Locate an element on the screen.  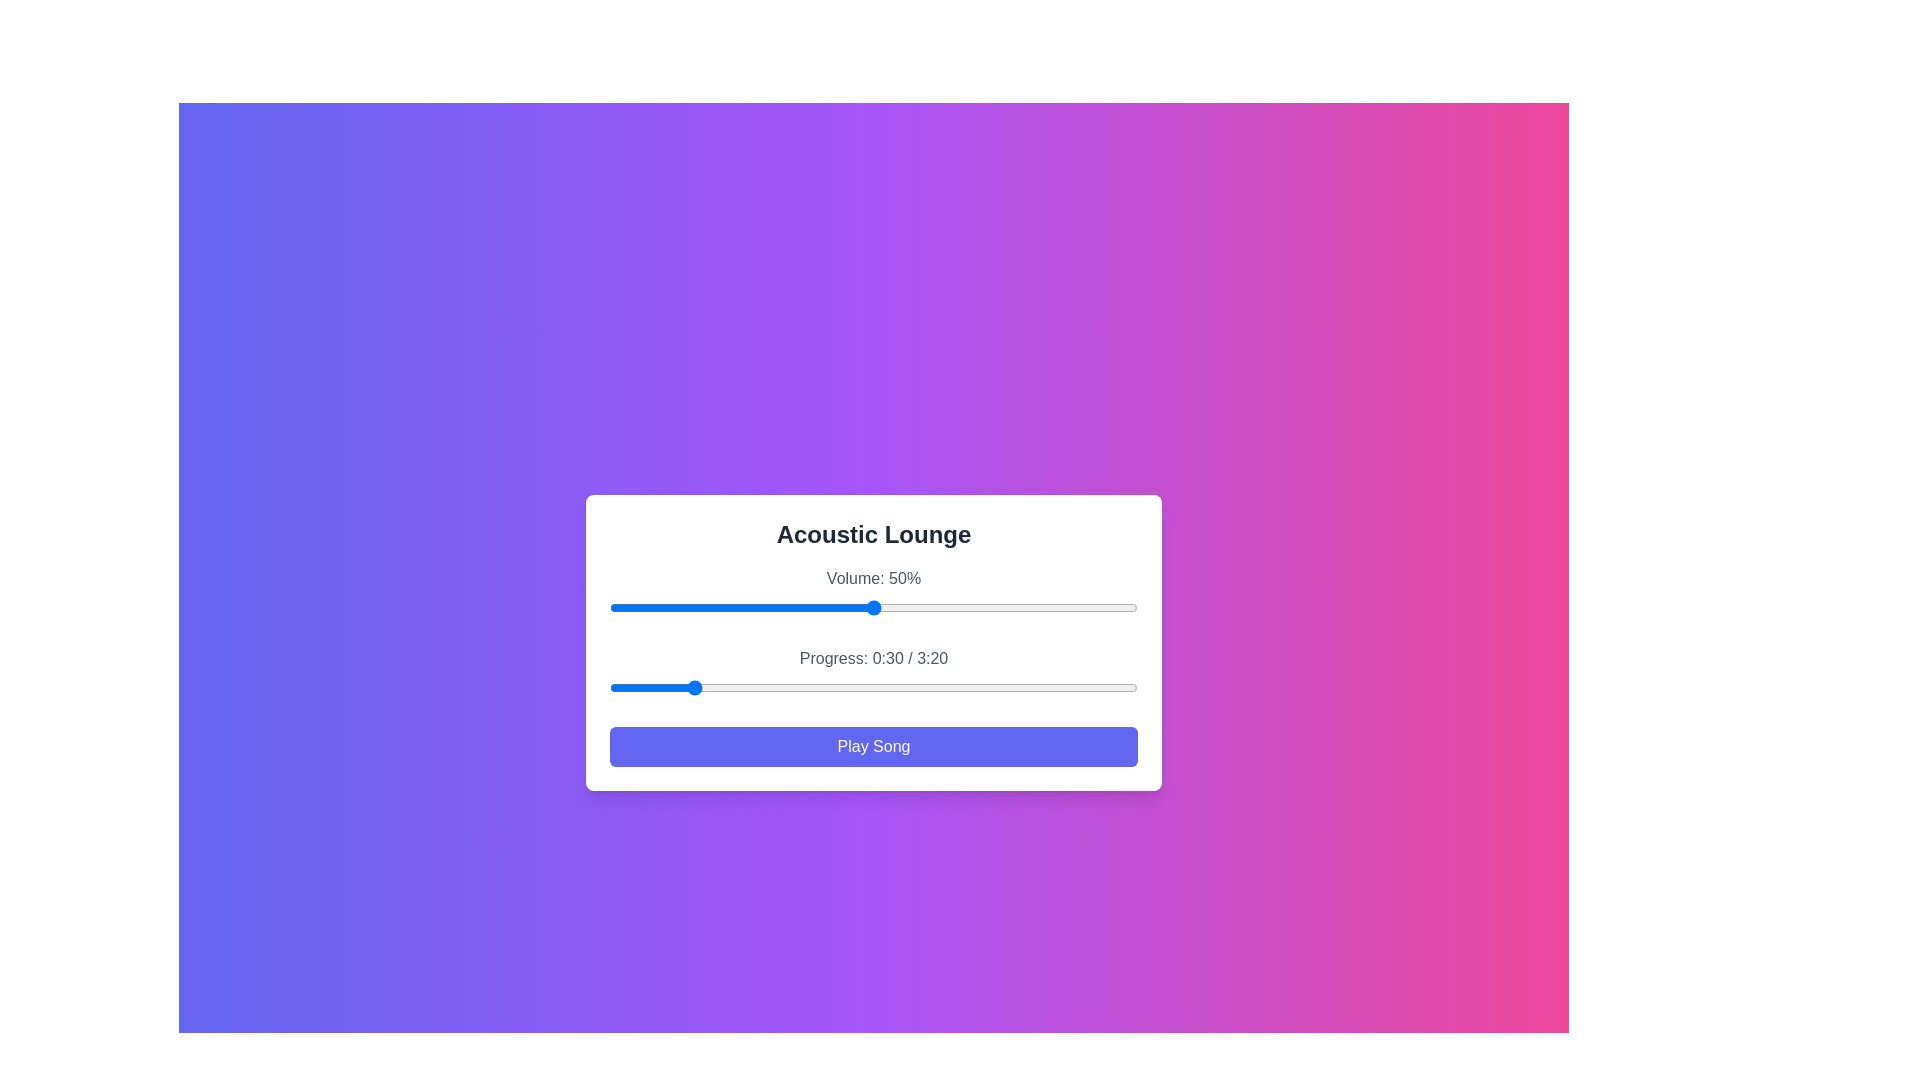
the song progress to 21 seconds is located at coordinates (665, 686).